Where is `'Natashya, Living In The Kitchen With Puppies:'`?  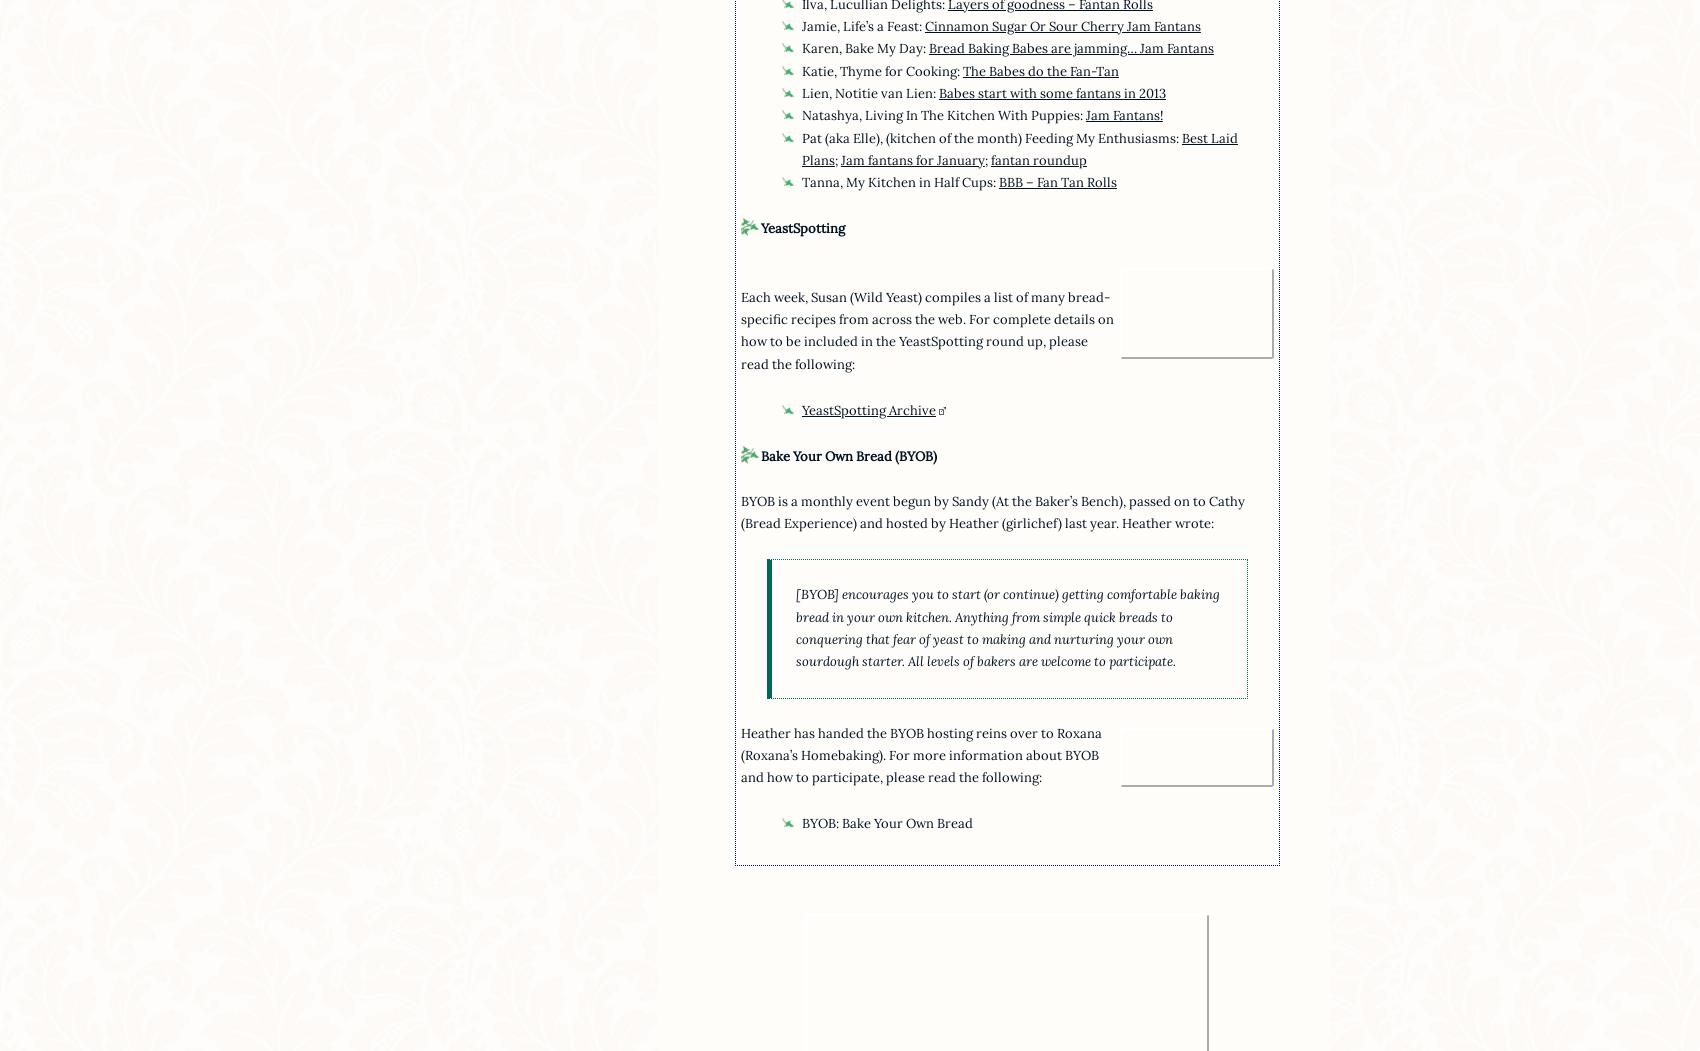 'Natashya, Living In The Kitchen With Puppies:' is located at coordinates (942, 115).